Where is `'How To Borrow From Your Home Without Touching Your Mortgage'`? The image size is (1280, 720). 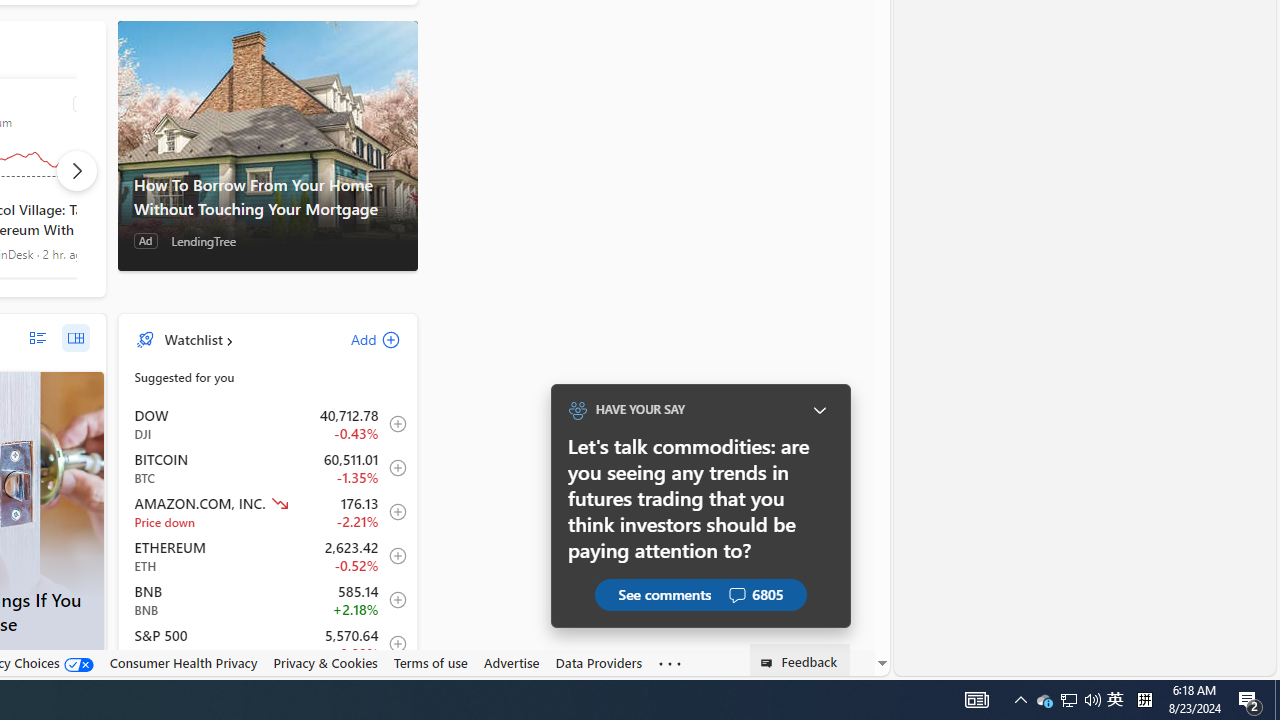
'How To Borrow From Your Home Without Touching Your Mortgage' is located at coordinates (266, 144).